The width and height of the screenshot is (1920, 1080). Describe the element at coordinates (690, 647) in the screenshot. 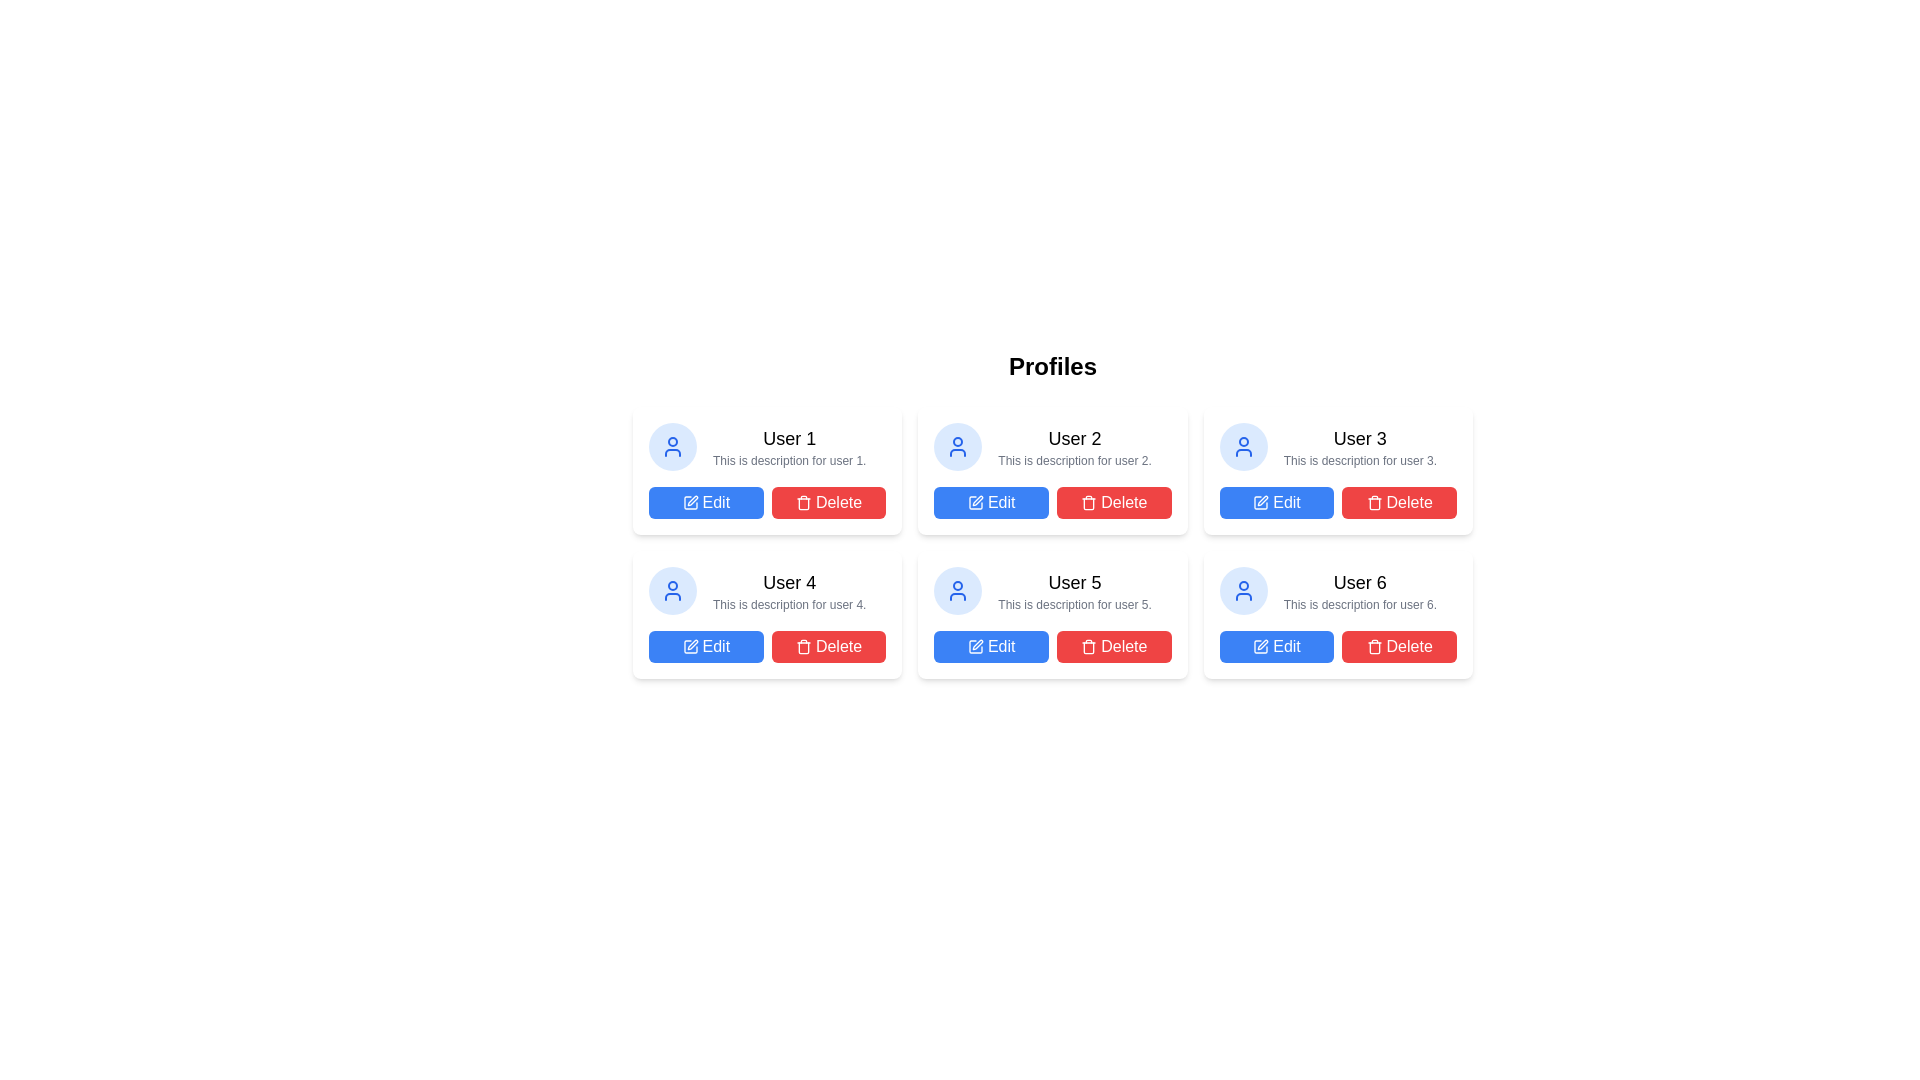

I see `the pen icon located within the 'Edit' button for User 4, which visually indicates its purpose for editing` at that location.